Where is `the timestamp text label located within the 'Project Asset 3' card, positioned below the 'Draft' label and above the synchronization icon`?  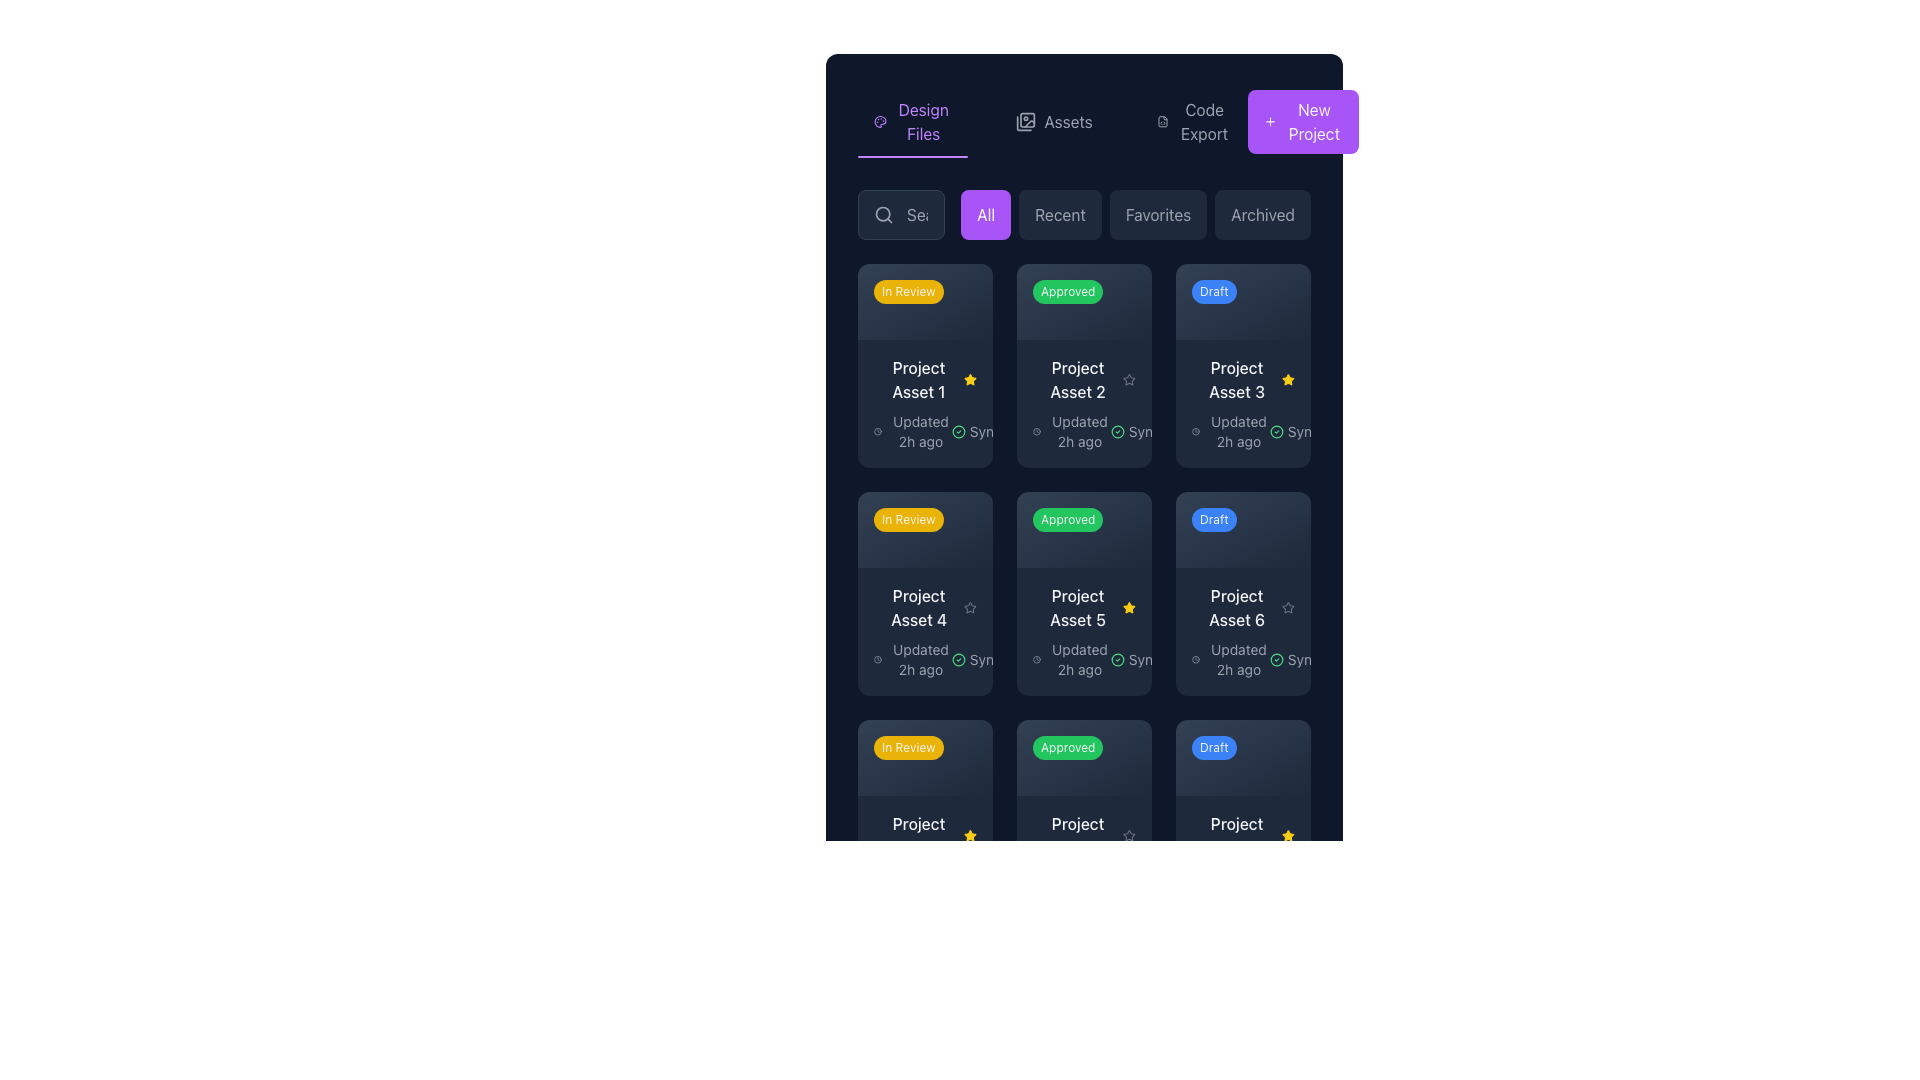 the timestamp text label located within the 'Project Asset 3' card, positioned below the 'Draft' label and above the synchronization icon is located at coordinates (1237, 430).